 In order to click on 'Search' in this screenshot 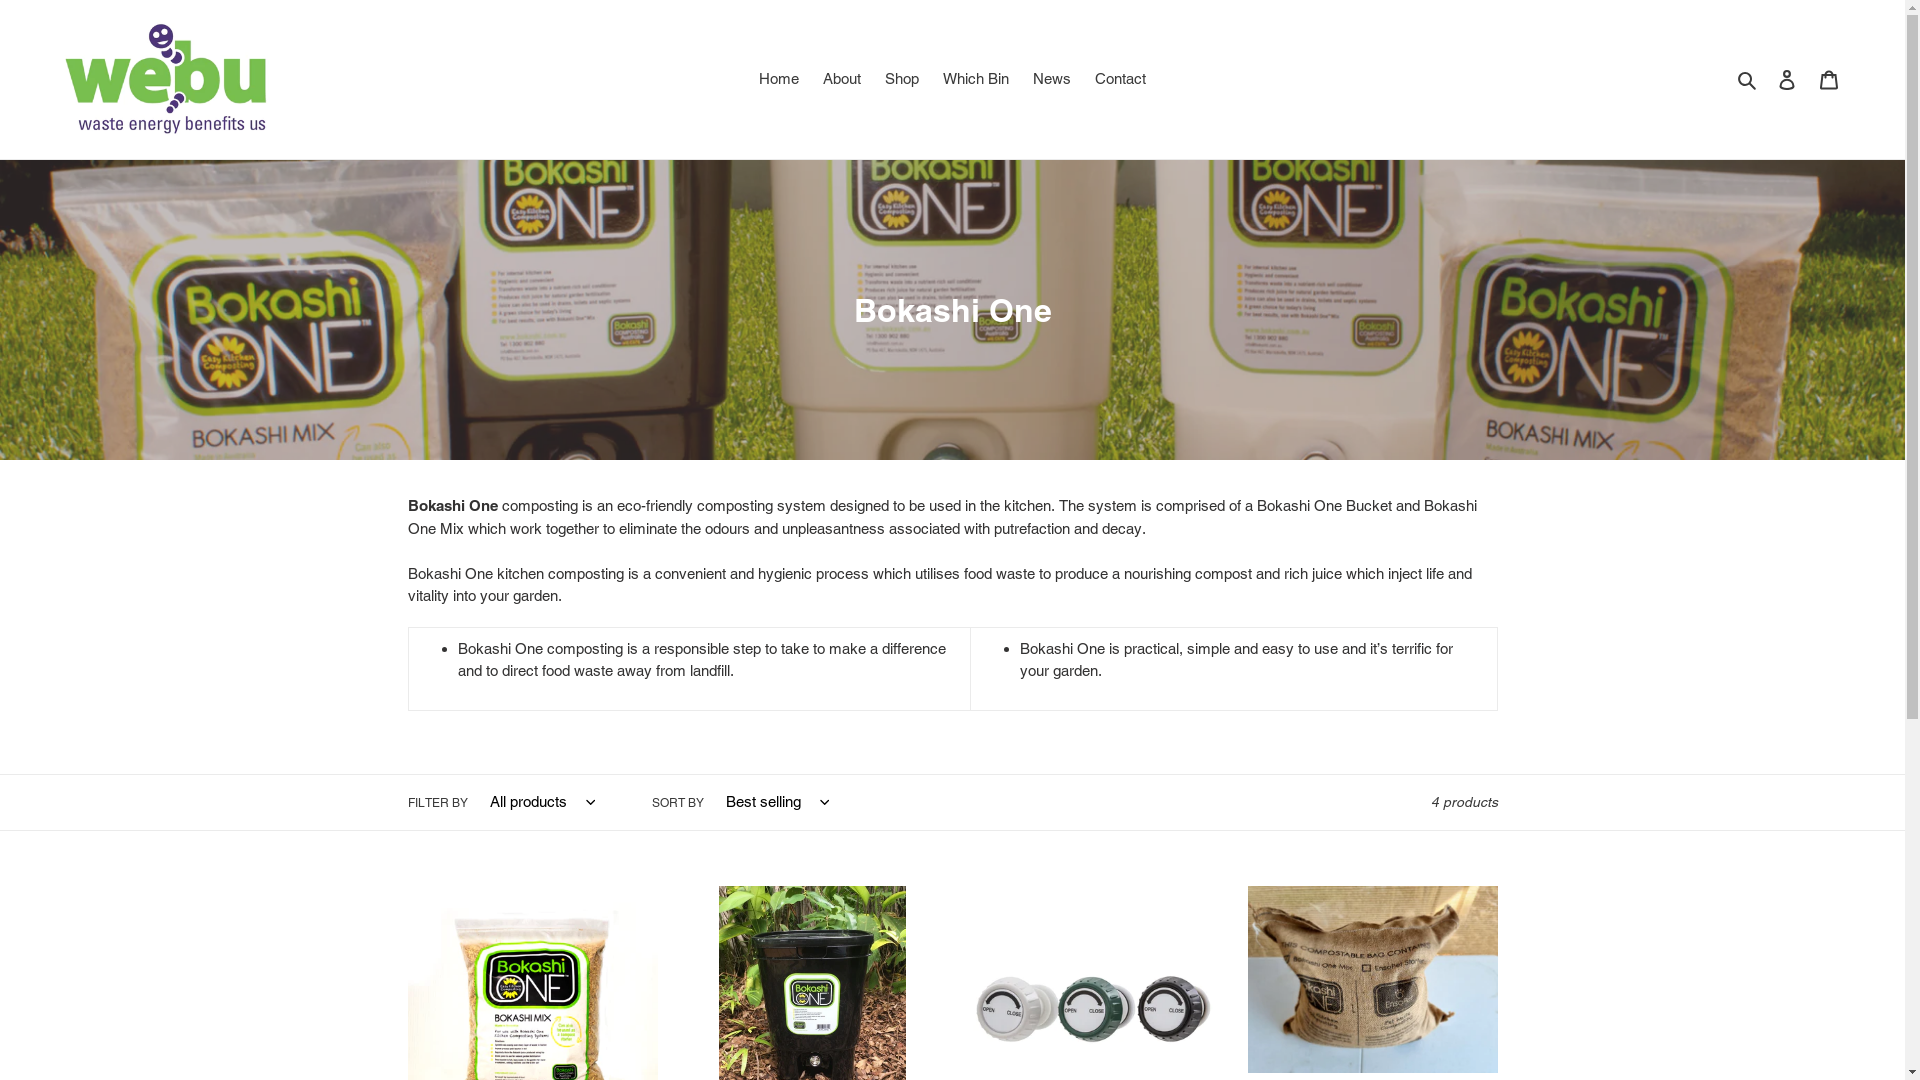, I will do `click(1747, 78)`.